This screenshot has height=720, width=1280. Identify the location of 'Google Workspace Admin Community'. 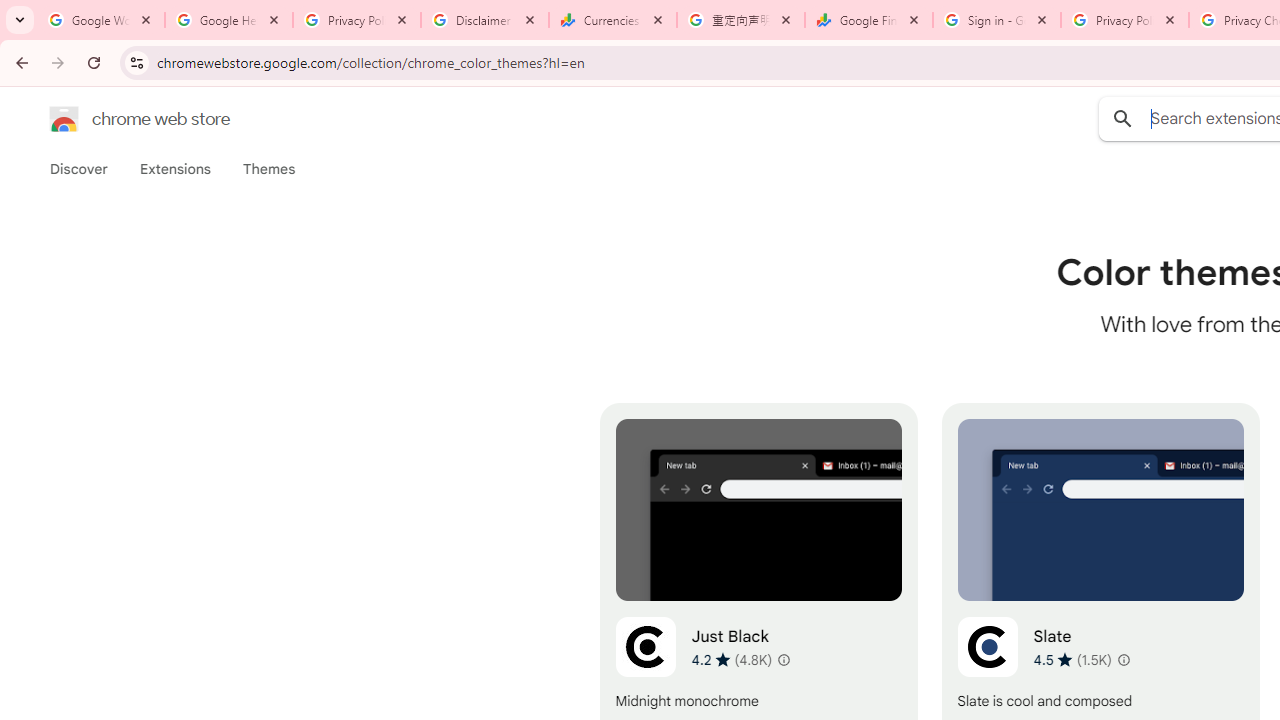
(100, 20).